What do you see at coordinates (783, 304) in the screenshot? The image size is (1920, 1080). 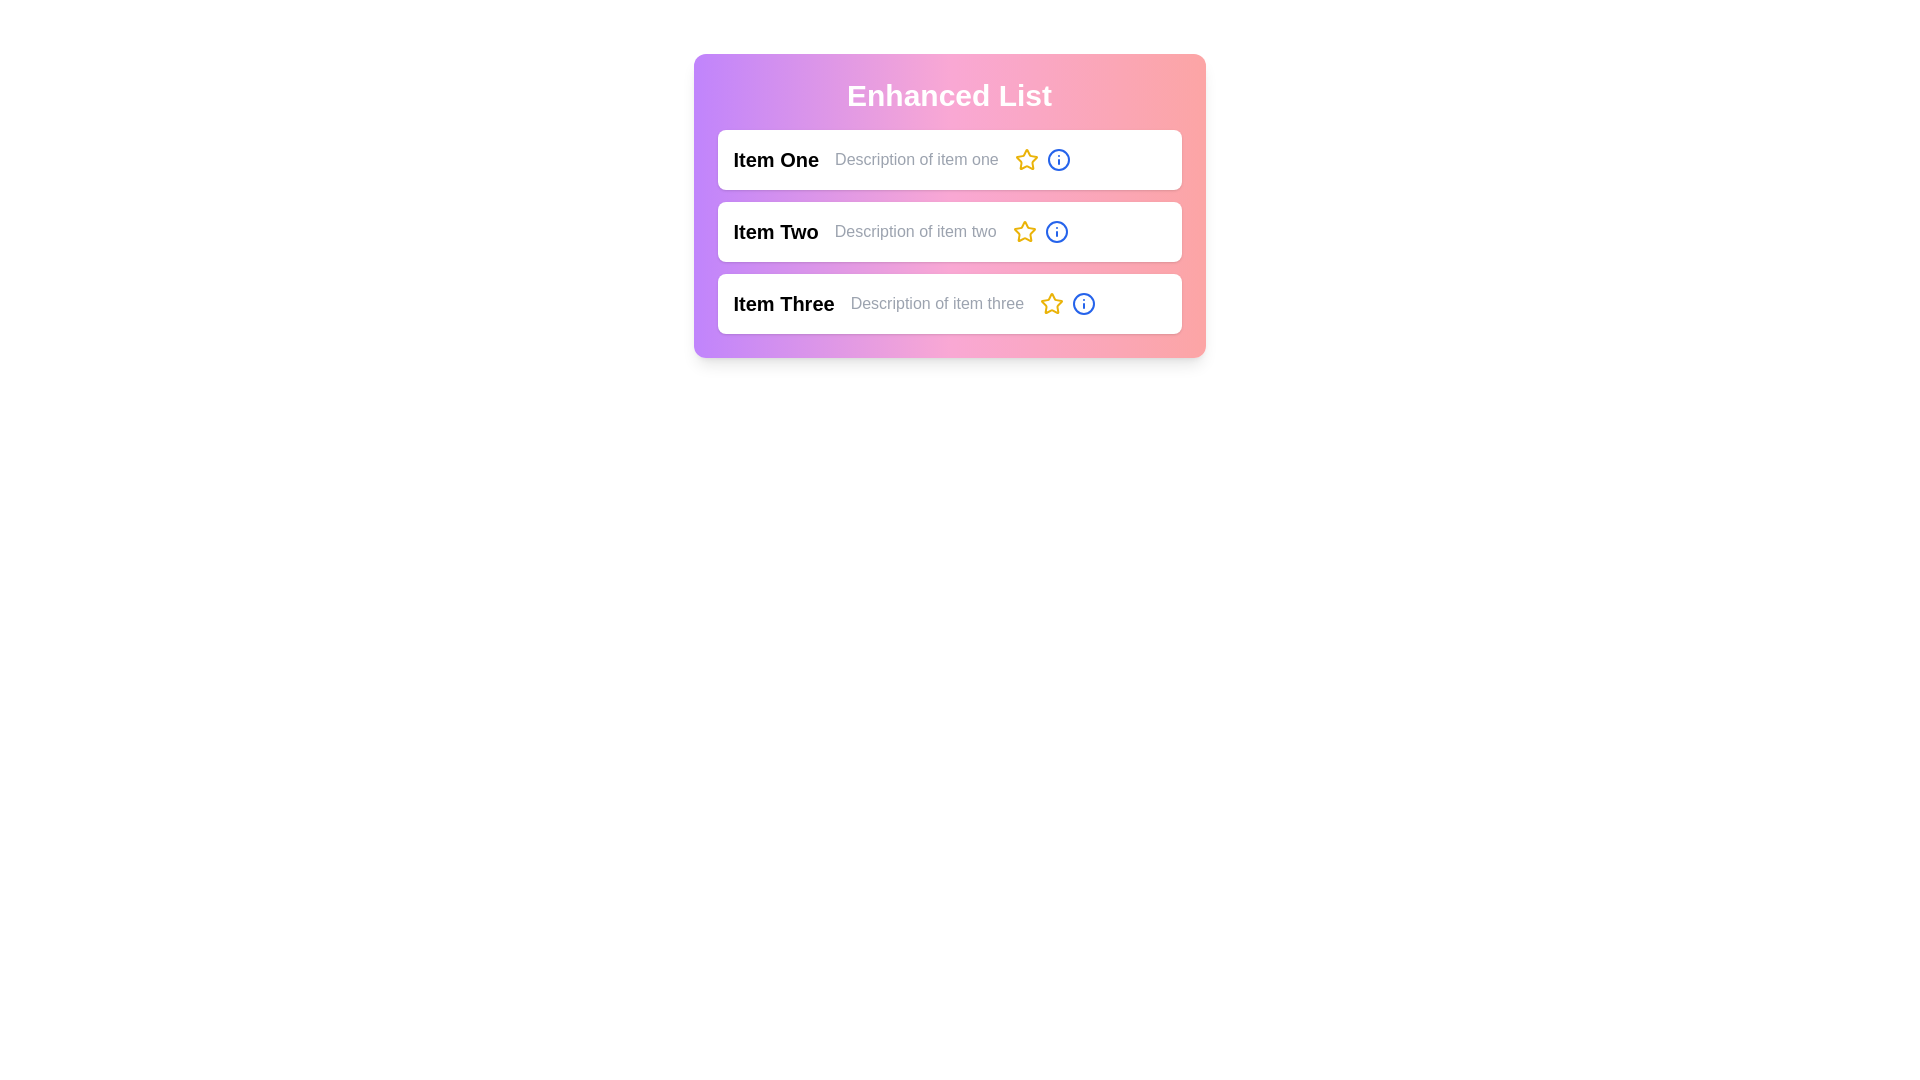 I see `the title of item Item Three to visually interact with it` at bounding box center [783, 304].